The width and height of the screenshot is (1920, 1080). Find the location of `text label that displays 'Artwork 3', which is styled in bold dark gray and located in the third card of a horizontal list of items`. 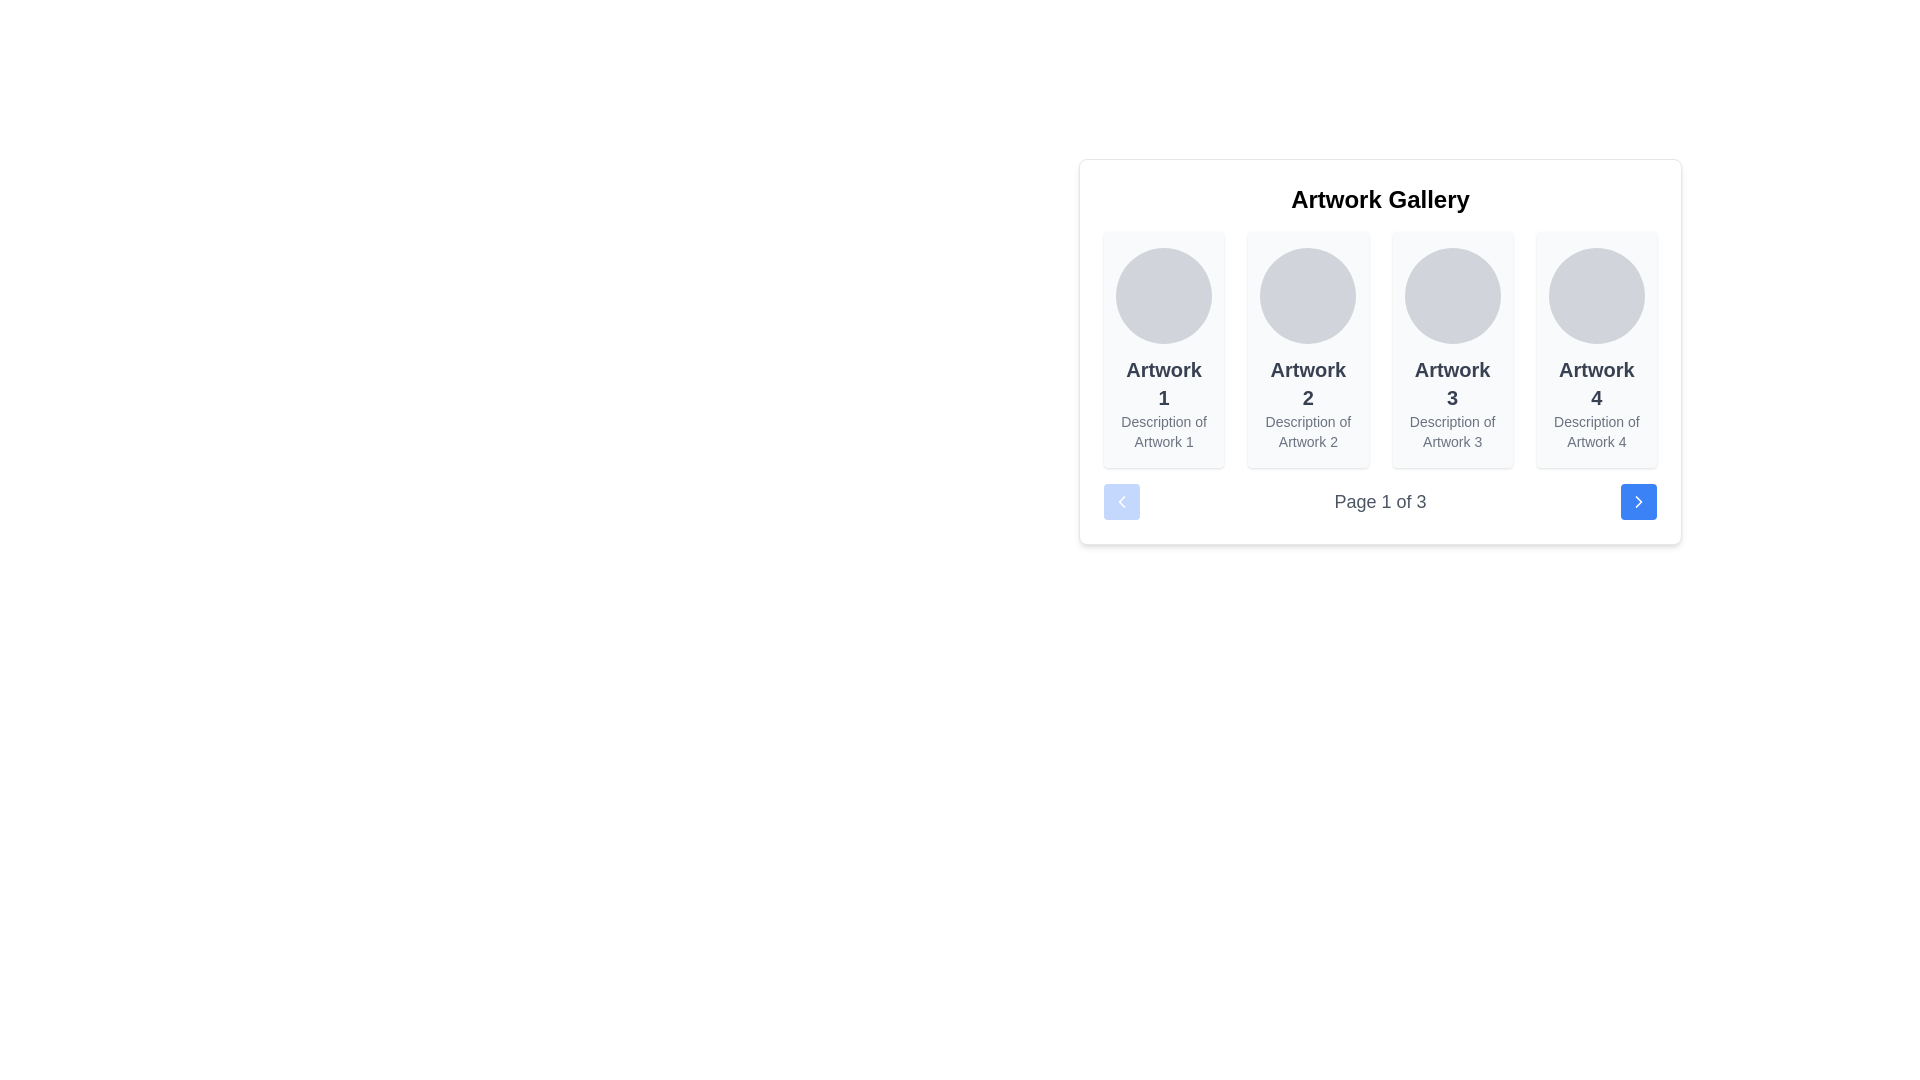

text label that displays 'Artwork 3', which is styled in bold dark gray and located in the third card of a horizontal list of items is located at coordinates (1452, 384).